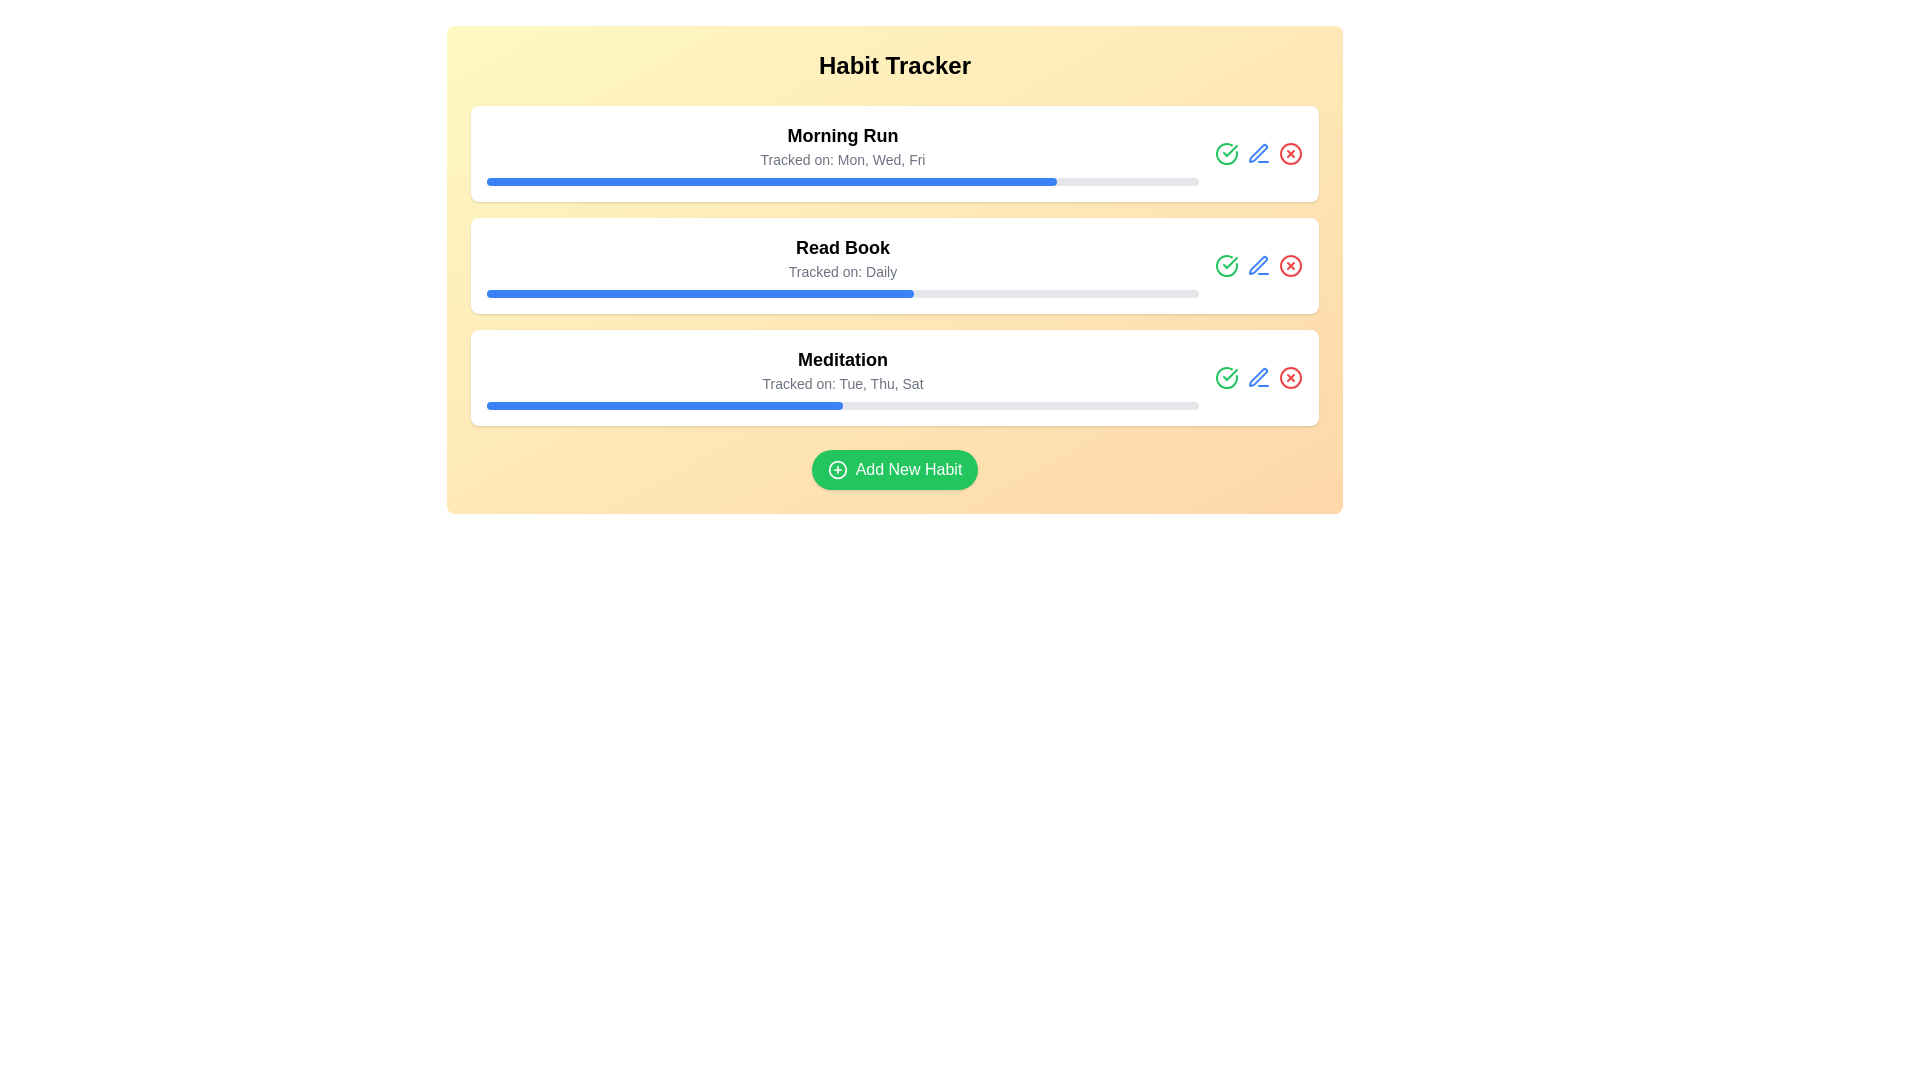 The height and width of the screenshot is (1080, 1920). I want to click on the green circular checkmark icon located to the right of the 'Morning Run' progress bar to observe its hover effect, so click(1226, 265).